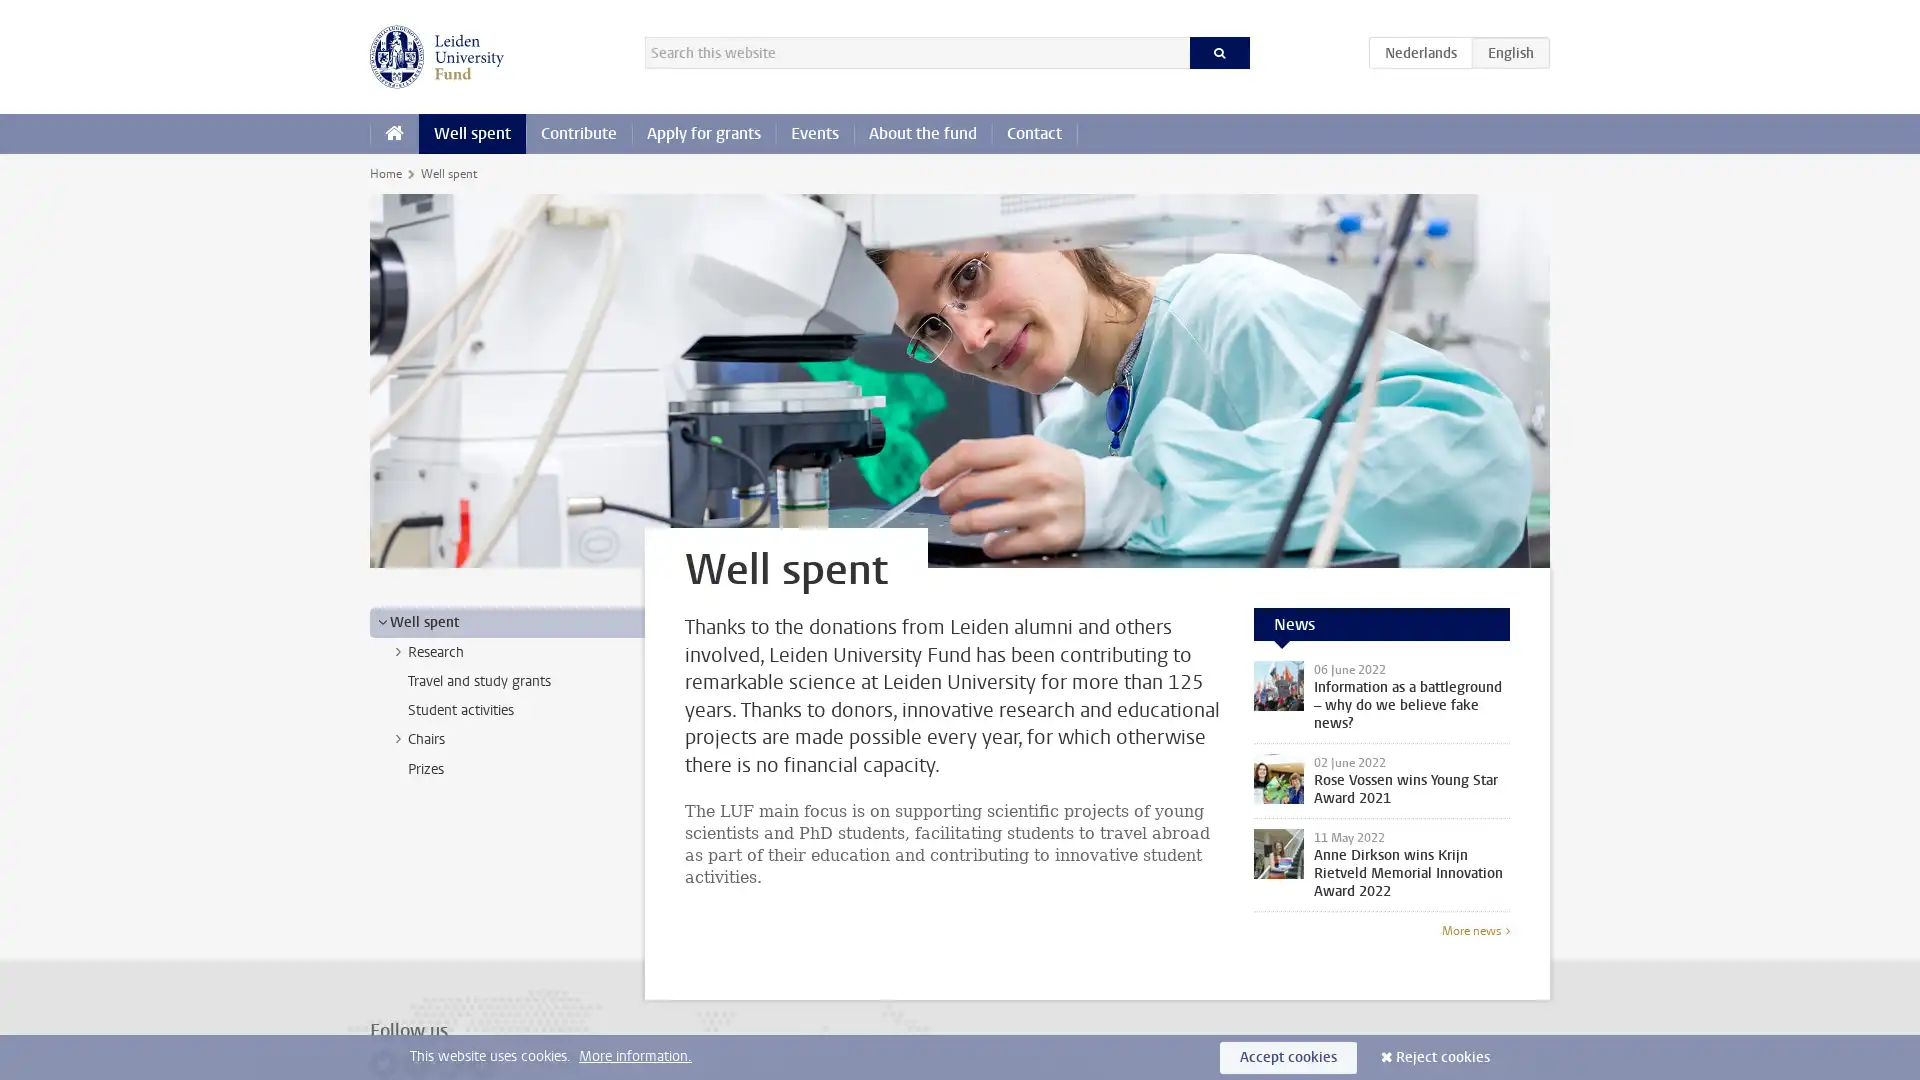  I want to click on Search, so click(1218, 52).